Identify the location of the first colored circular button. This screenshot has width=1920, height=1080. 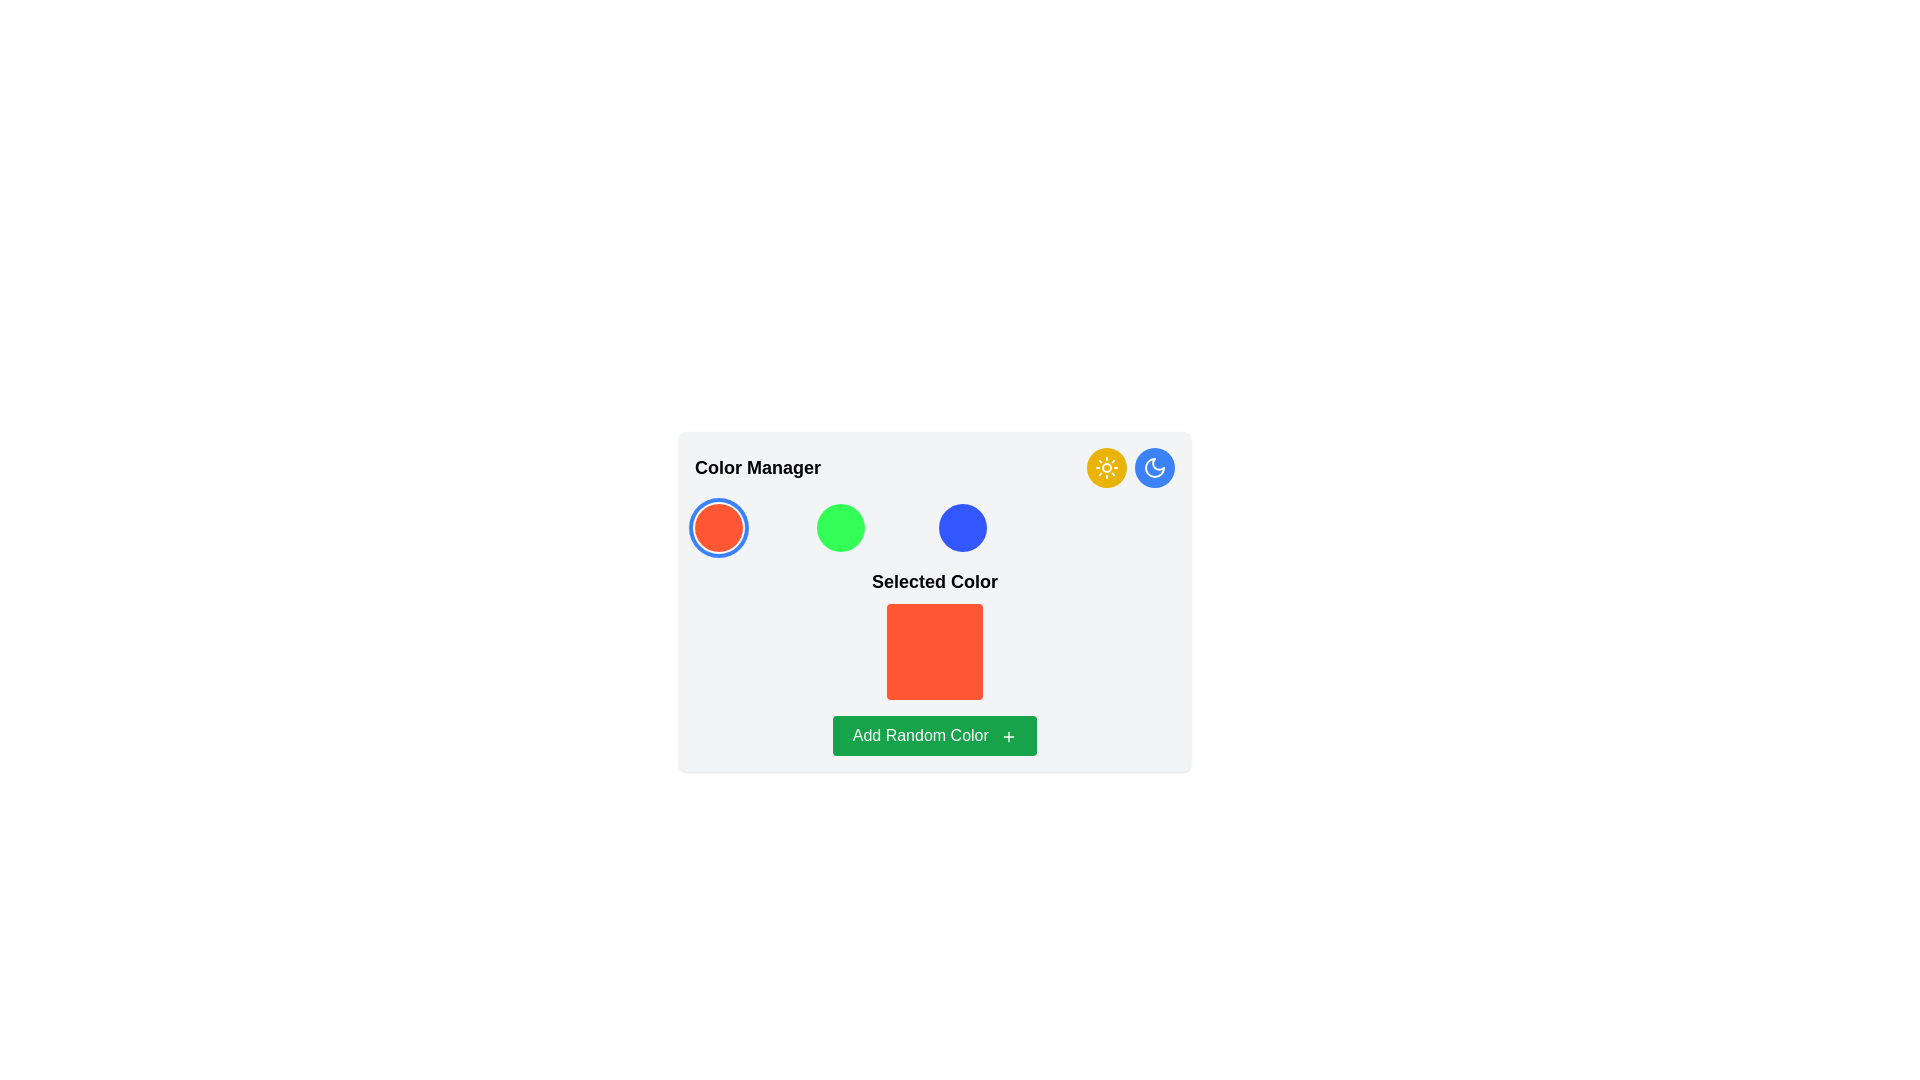
(719, 527).